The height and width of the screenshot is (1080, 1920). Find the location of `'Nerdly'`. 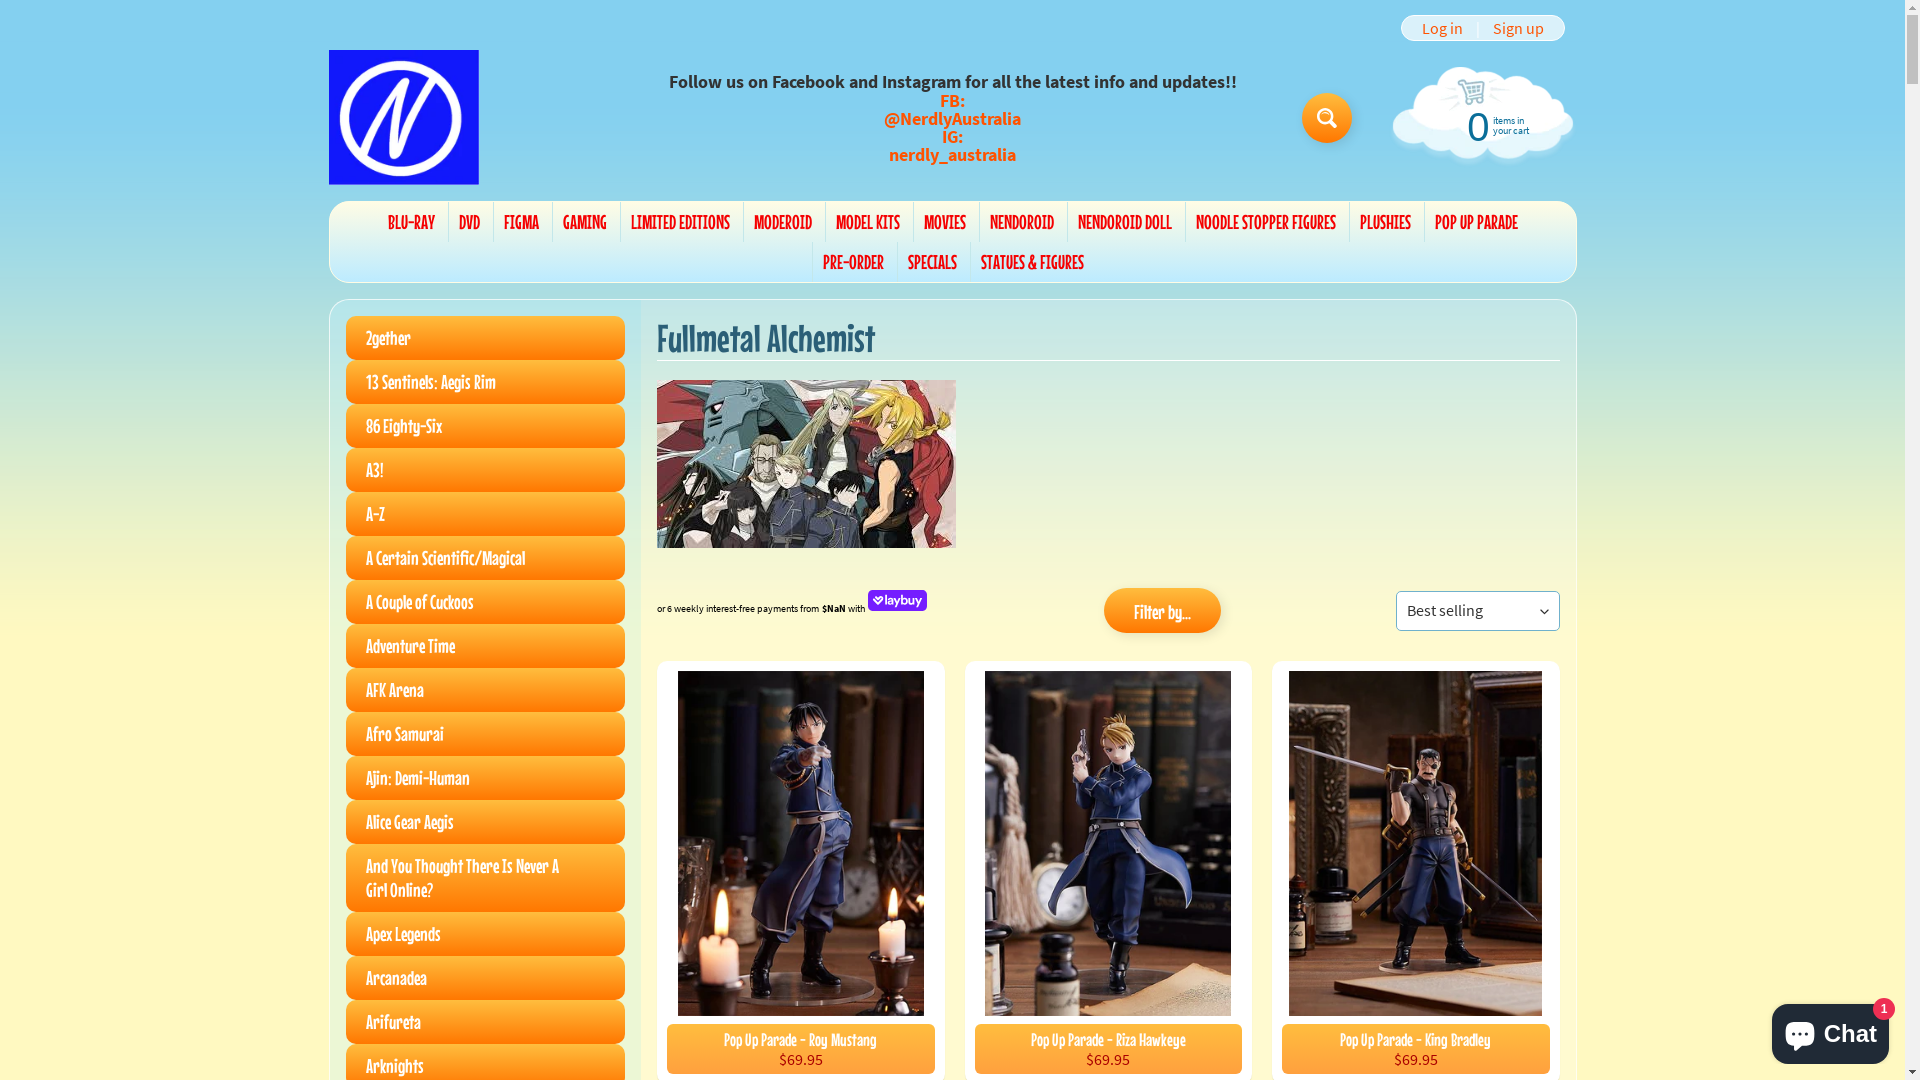

'Nerdly' is located at coordinates (402, 117).